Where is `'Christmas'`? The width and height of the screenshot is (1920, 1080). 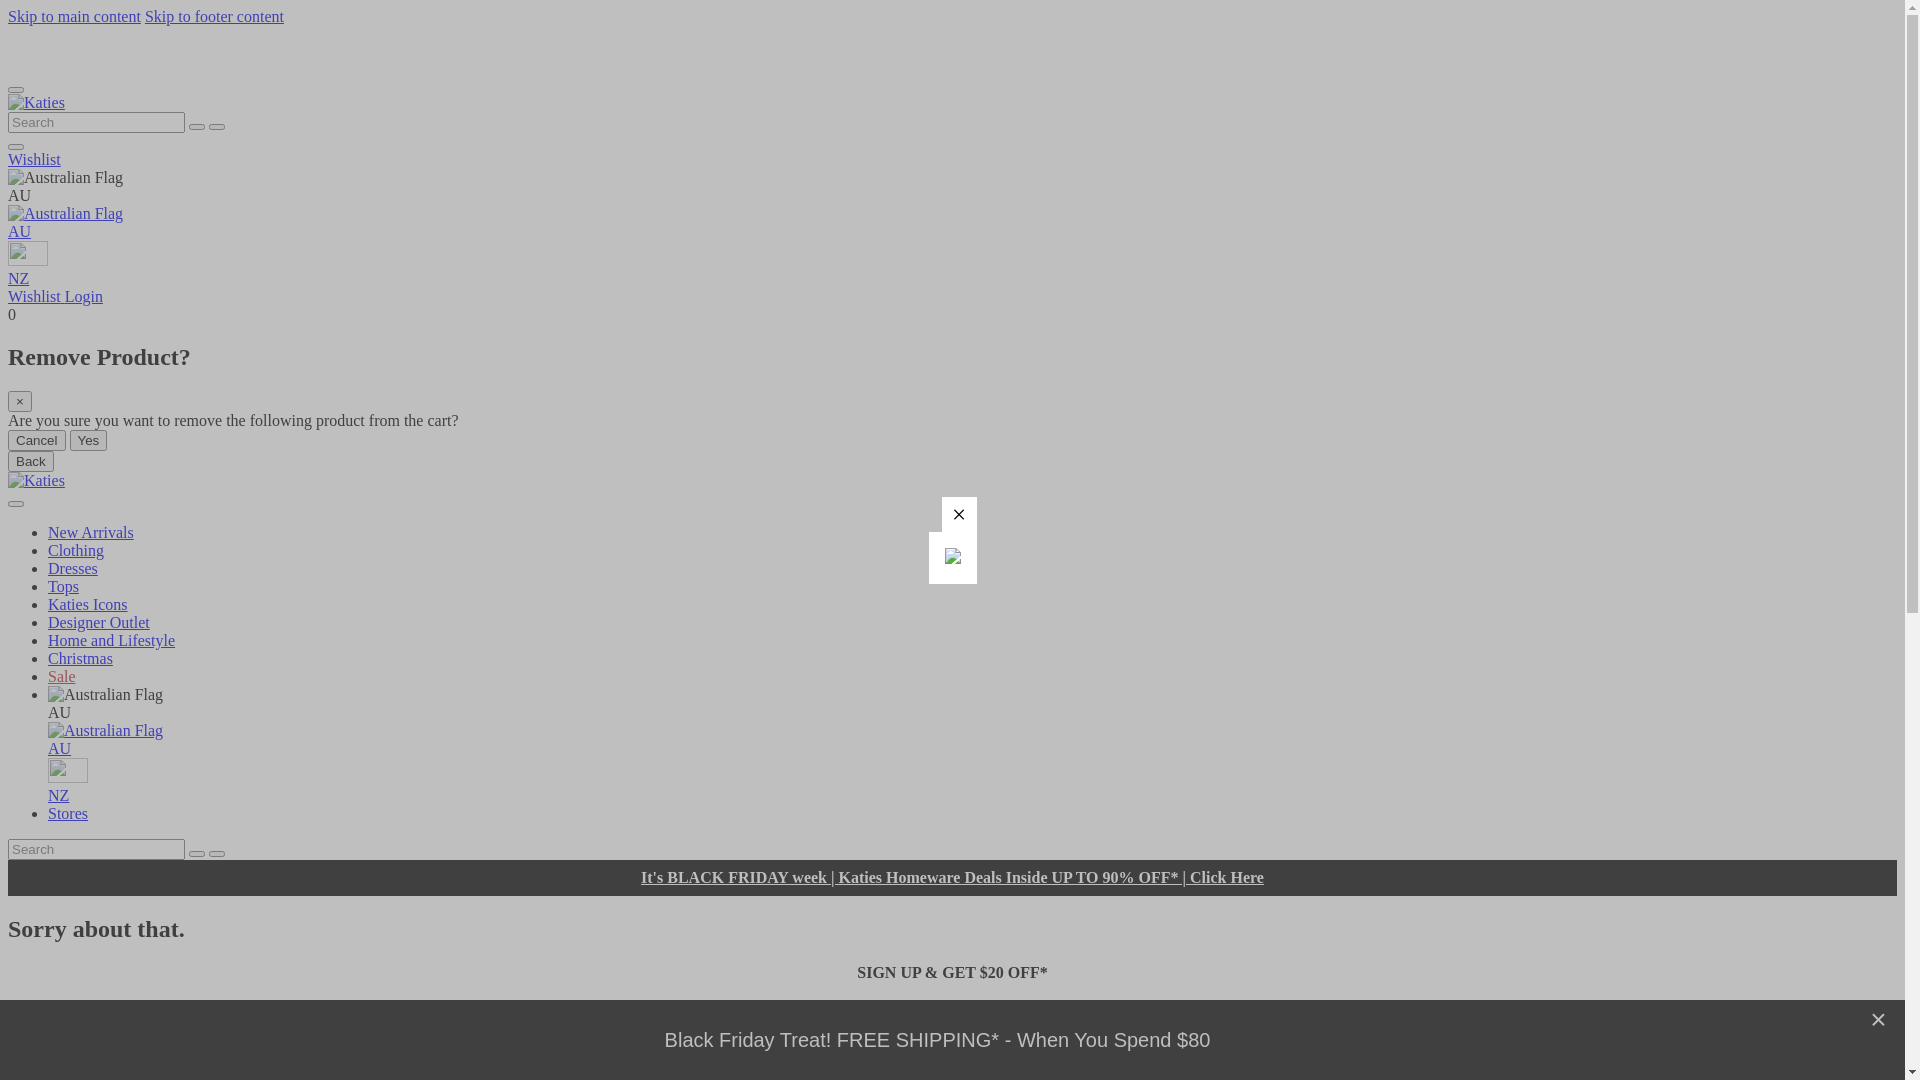 'Christmas' is located at coordinates (48, 658).